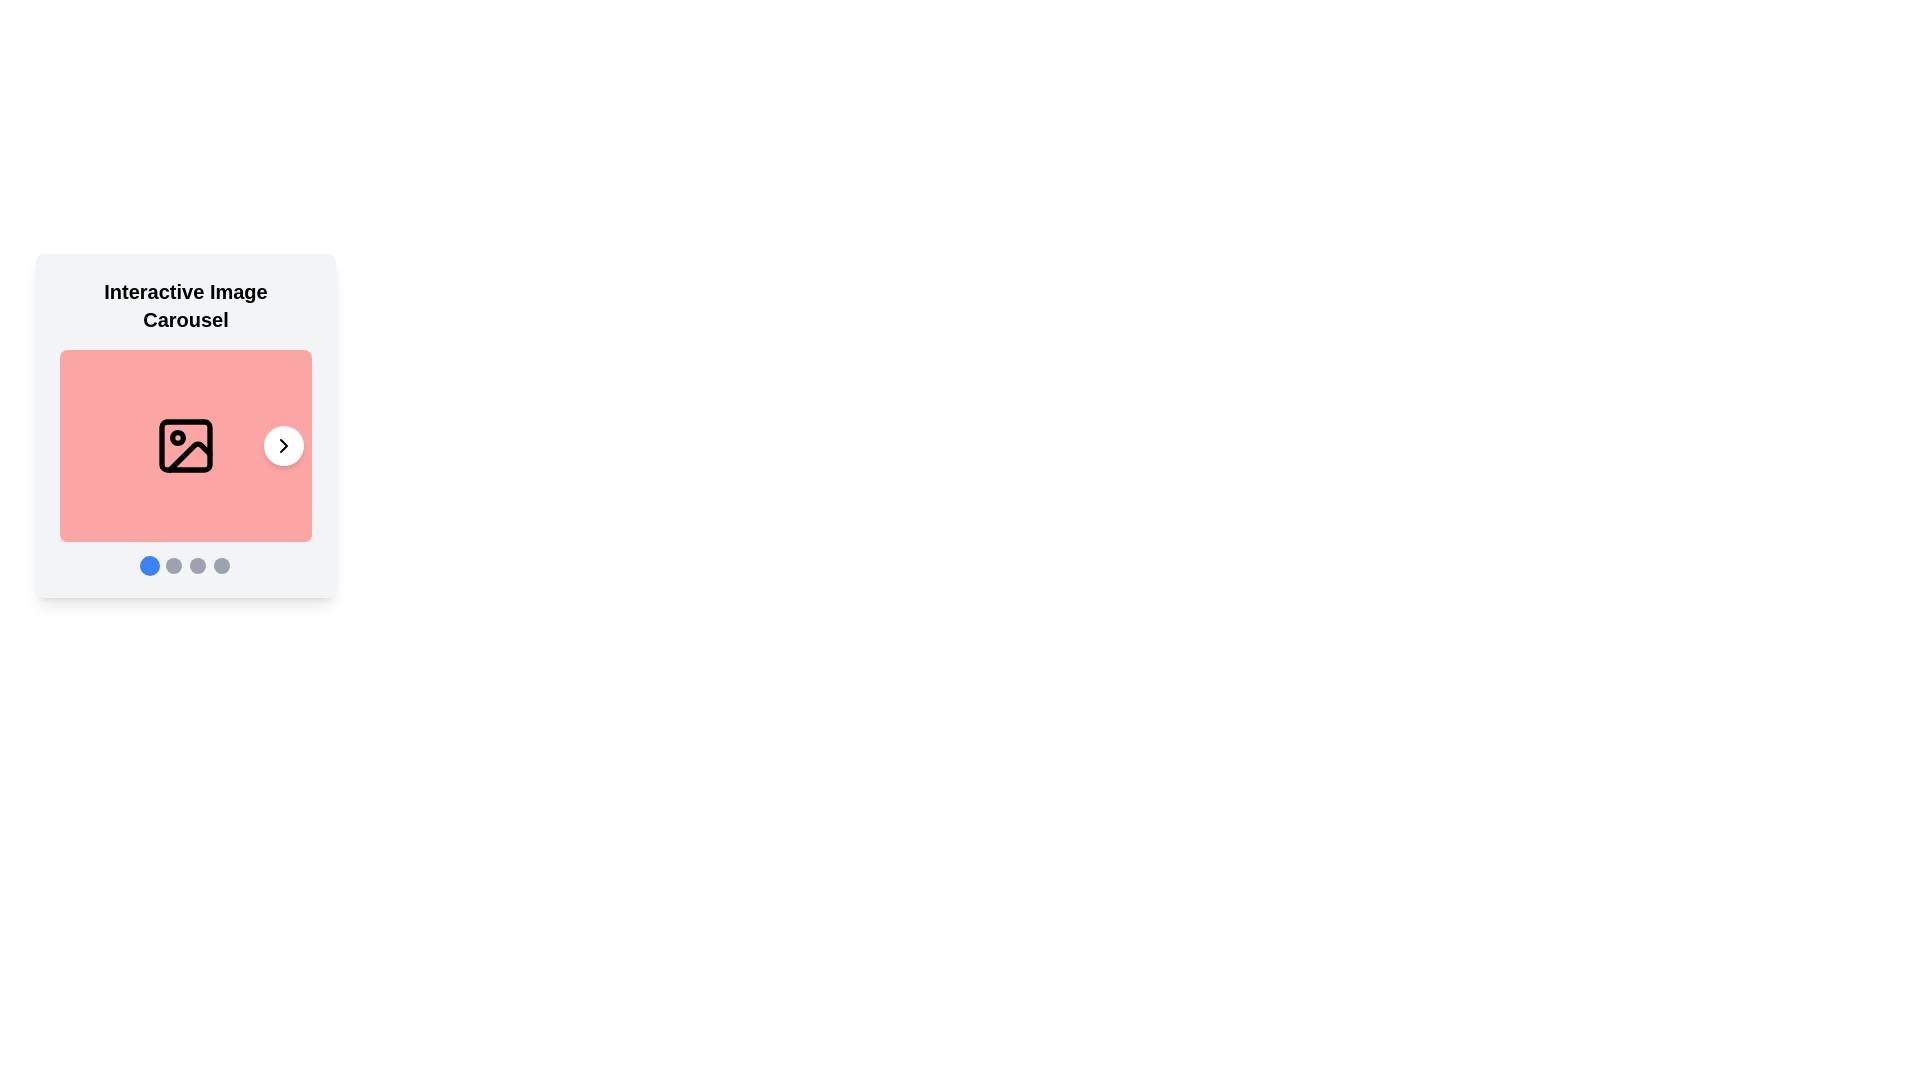  What do you see at coordinates (197, 566) in the screenshot?
I see `the third circle from the left in a row of four circles at the bottom of the carousel` at bounding box center [197, 566].